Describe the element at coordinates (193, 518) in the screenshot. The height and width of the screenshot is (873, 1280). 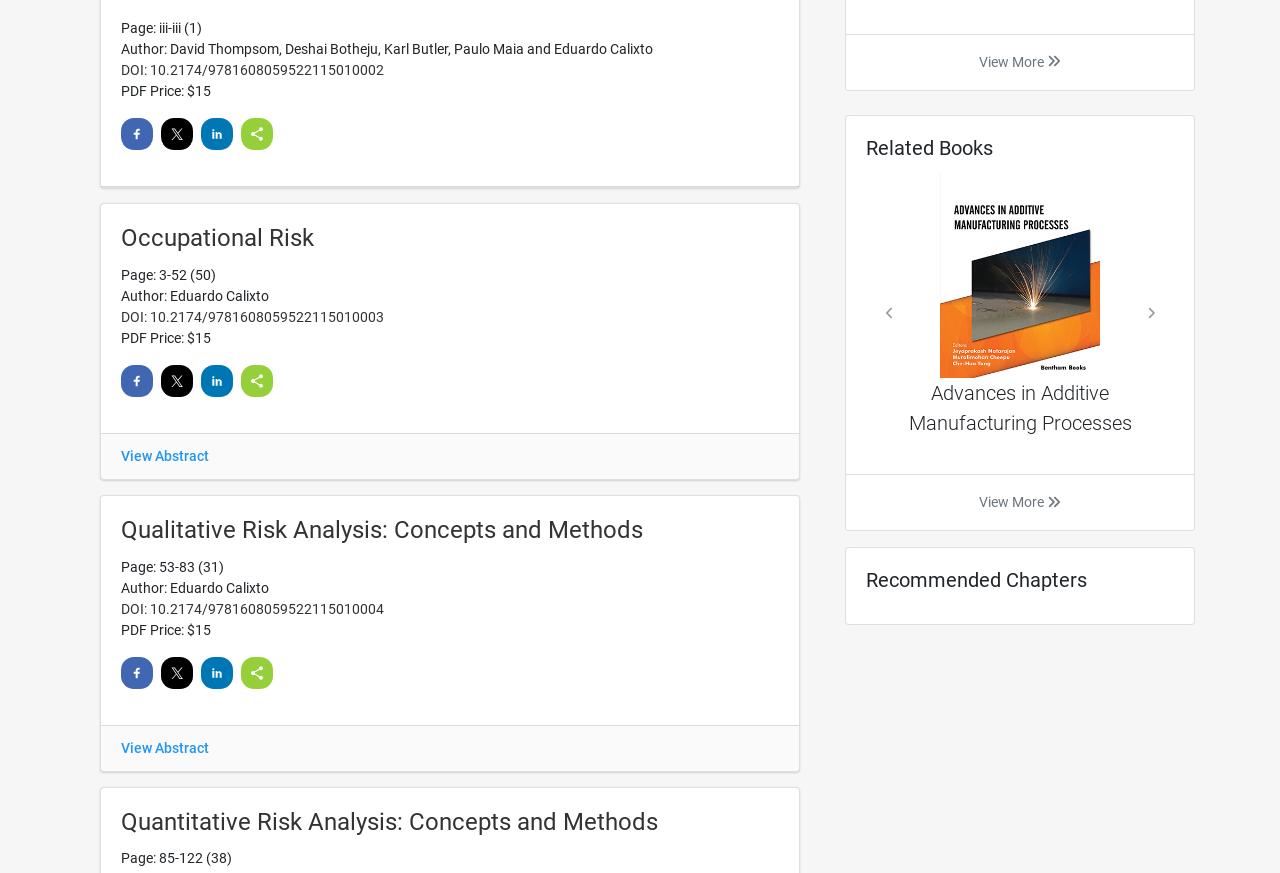
I see `'Subject Index'` at that location.